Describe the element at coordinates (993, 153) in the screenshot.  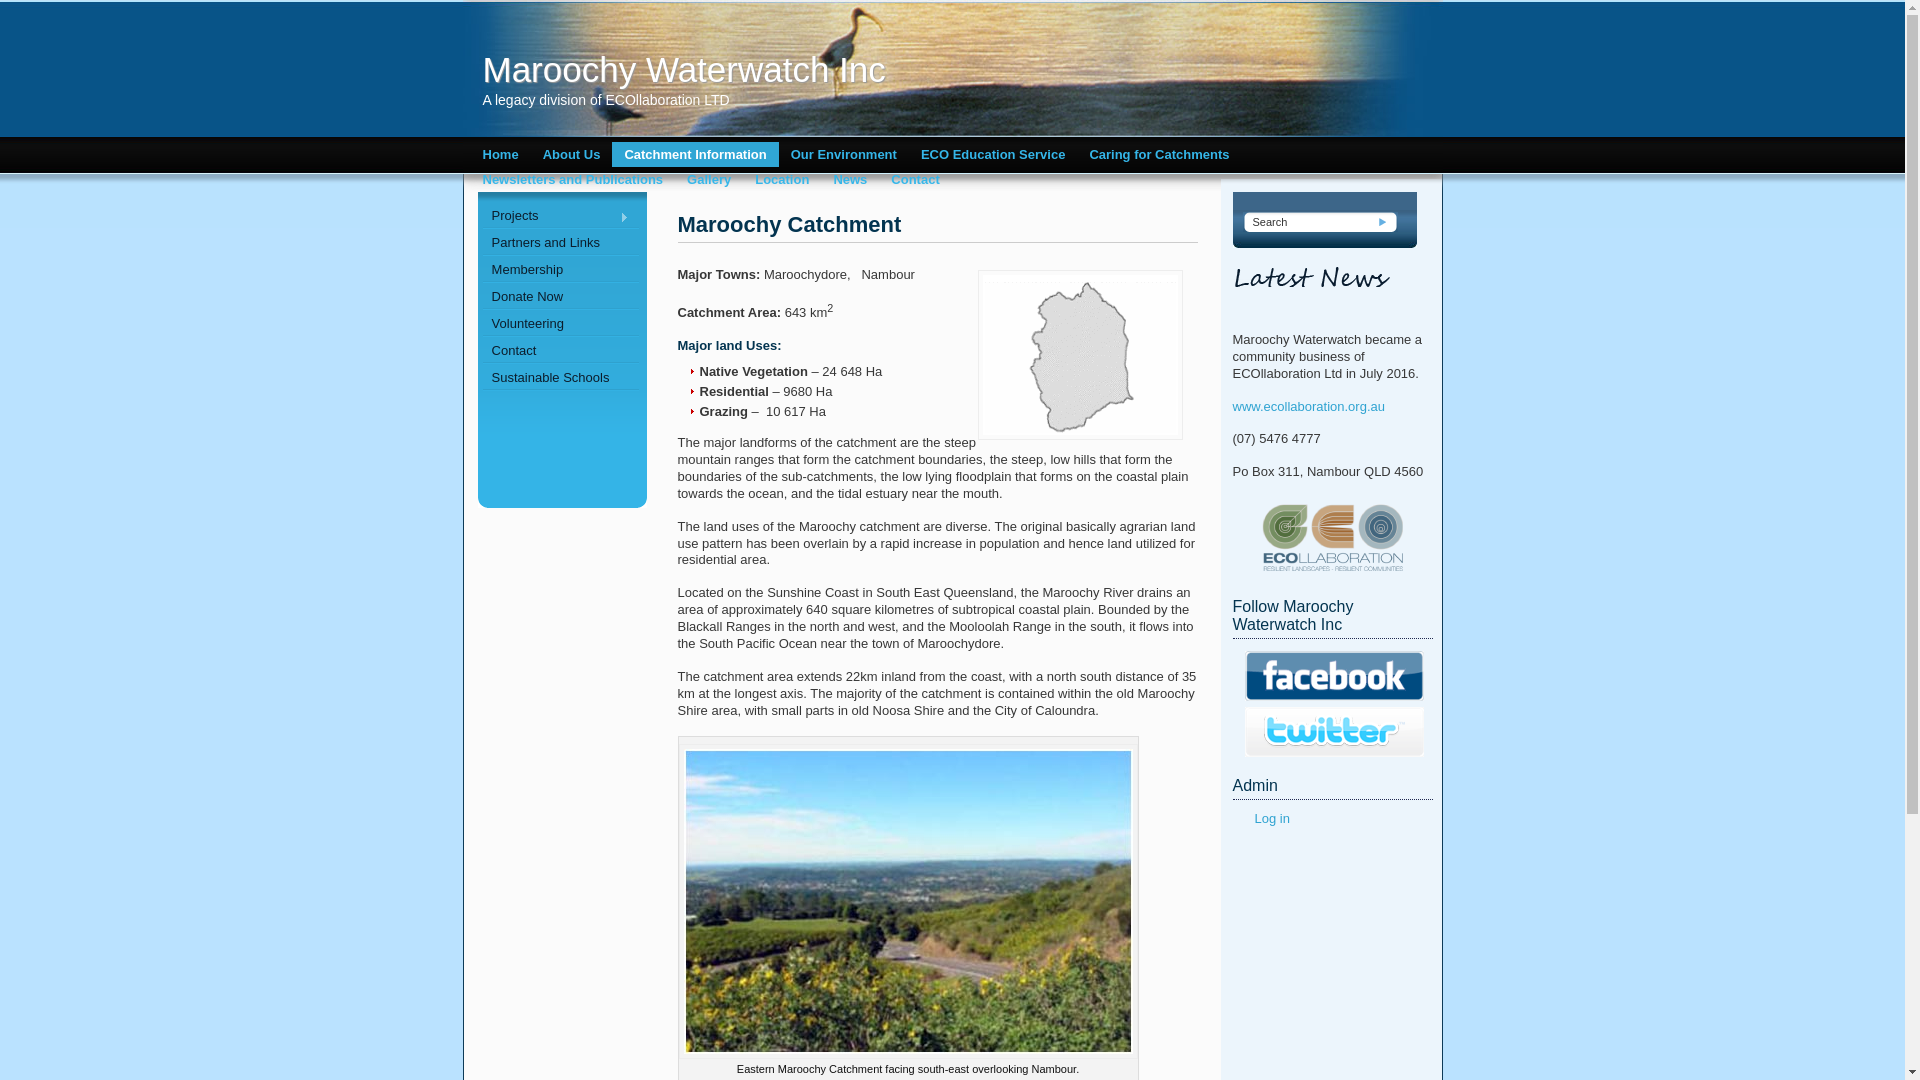
I see `'ECO Education Service'` at that location.